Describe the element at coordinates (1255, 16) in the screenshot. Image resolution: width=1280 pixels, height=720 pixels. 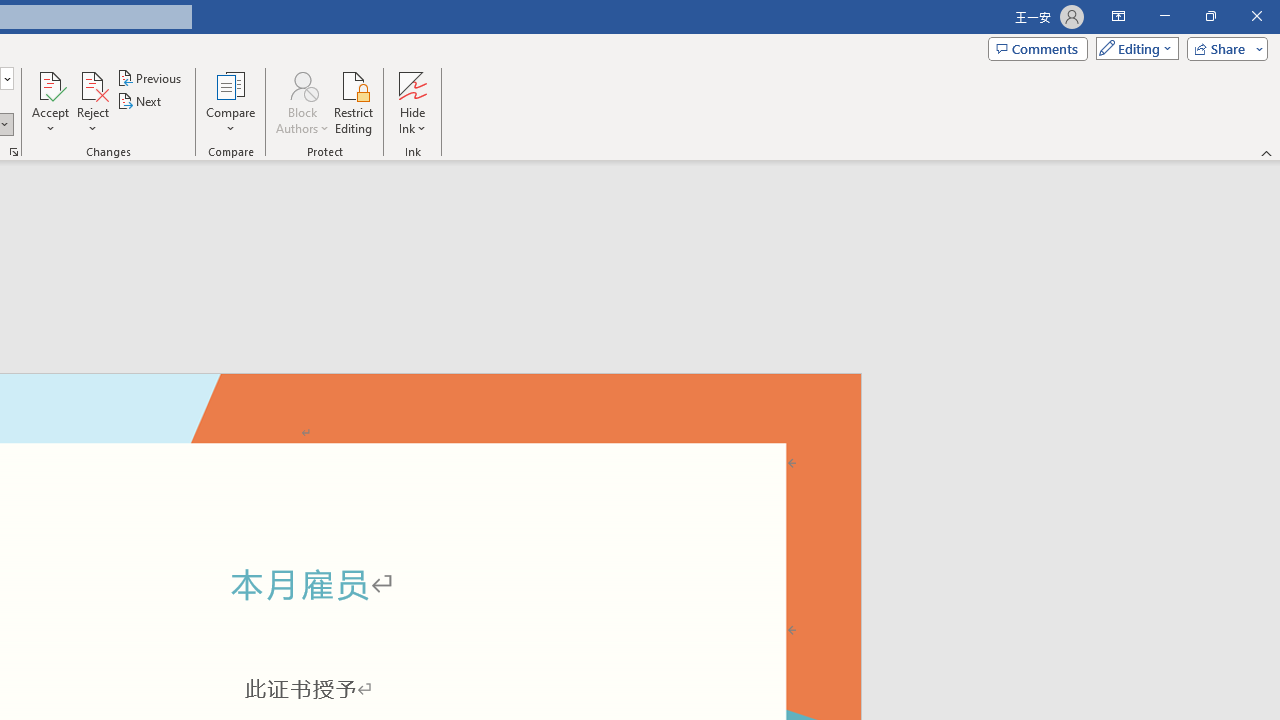
I see `'Close'` at that location.